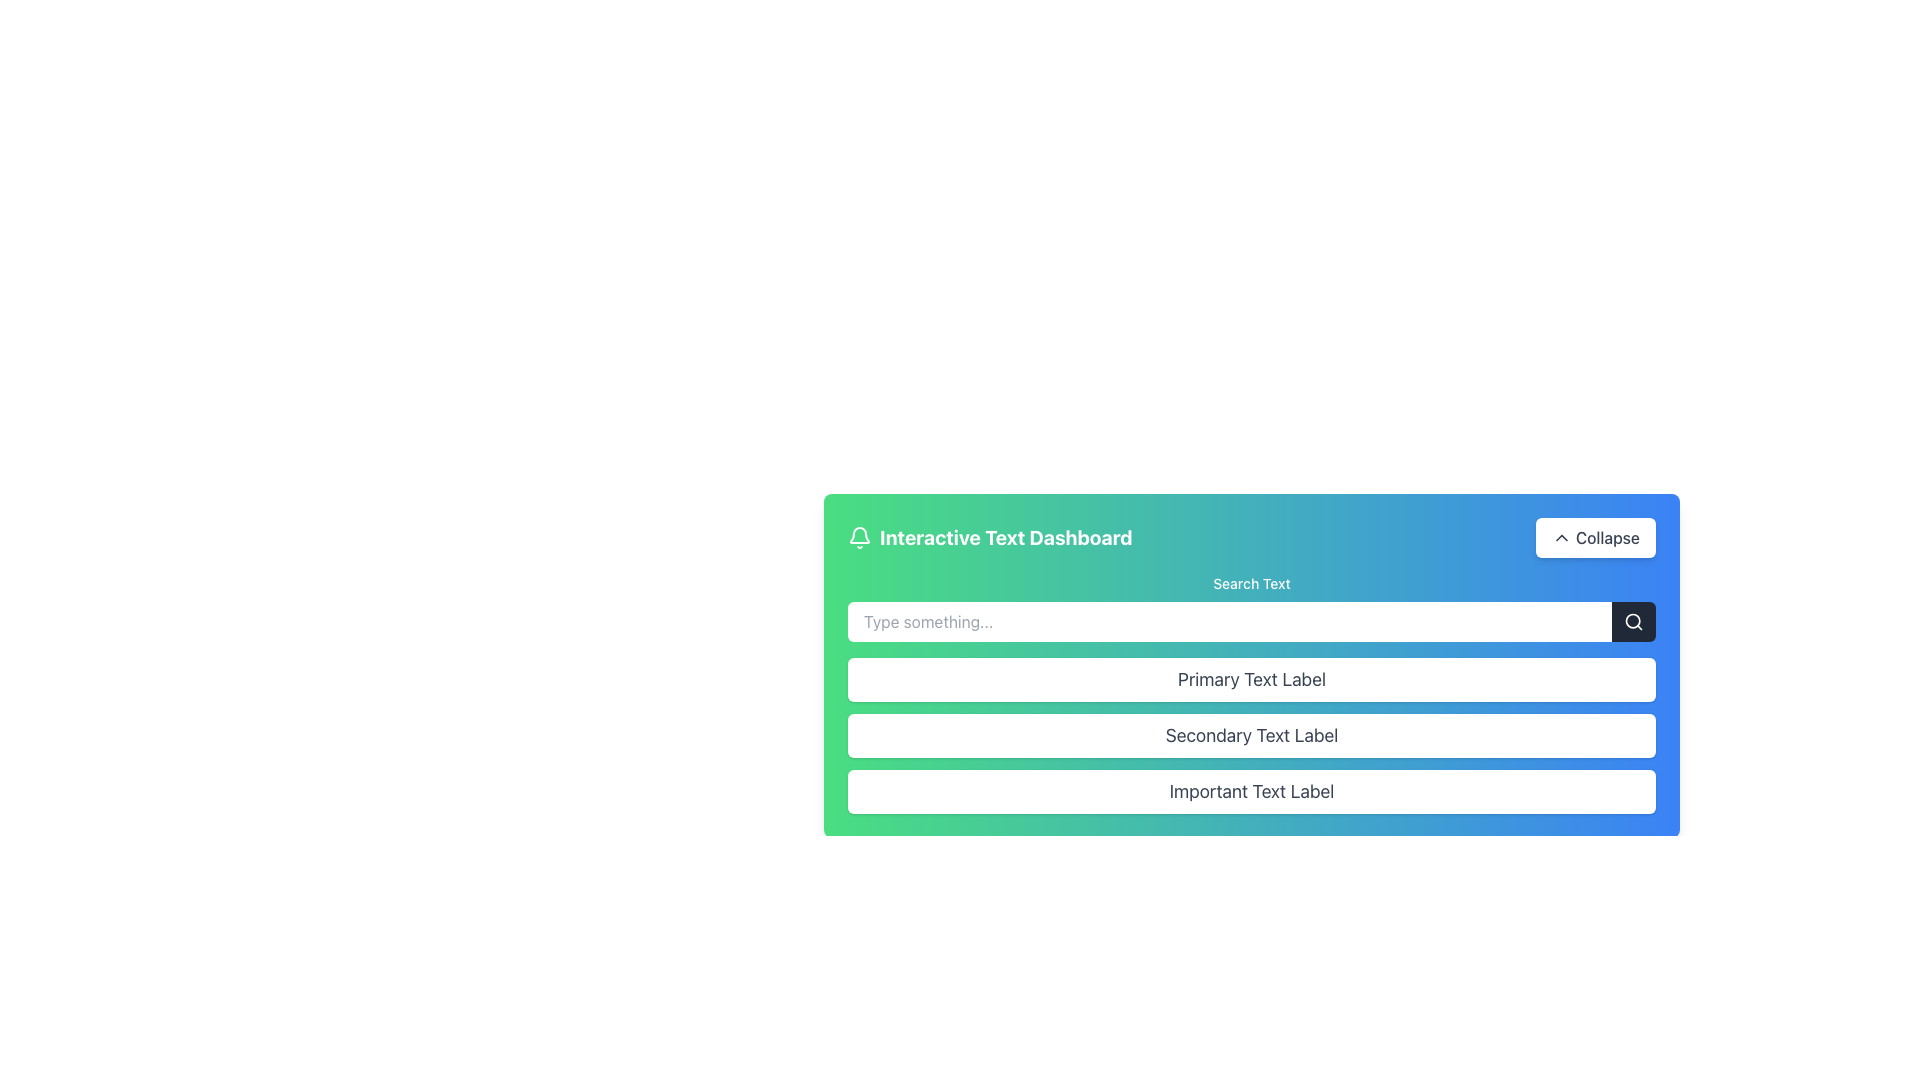  Describe the element at coordinates (1251, 678) in the screenshot. I see `the 'Primary Text Label' which is the first element in a stacked column of three similar text labels, located immediately below the search bar interface` at that location.